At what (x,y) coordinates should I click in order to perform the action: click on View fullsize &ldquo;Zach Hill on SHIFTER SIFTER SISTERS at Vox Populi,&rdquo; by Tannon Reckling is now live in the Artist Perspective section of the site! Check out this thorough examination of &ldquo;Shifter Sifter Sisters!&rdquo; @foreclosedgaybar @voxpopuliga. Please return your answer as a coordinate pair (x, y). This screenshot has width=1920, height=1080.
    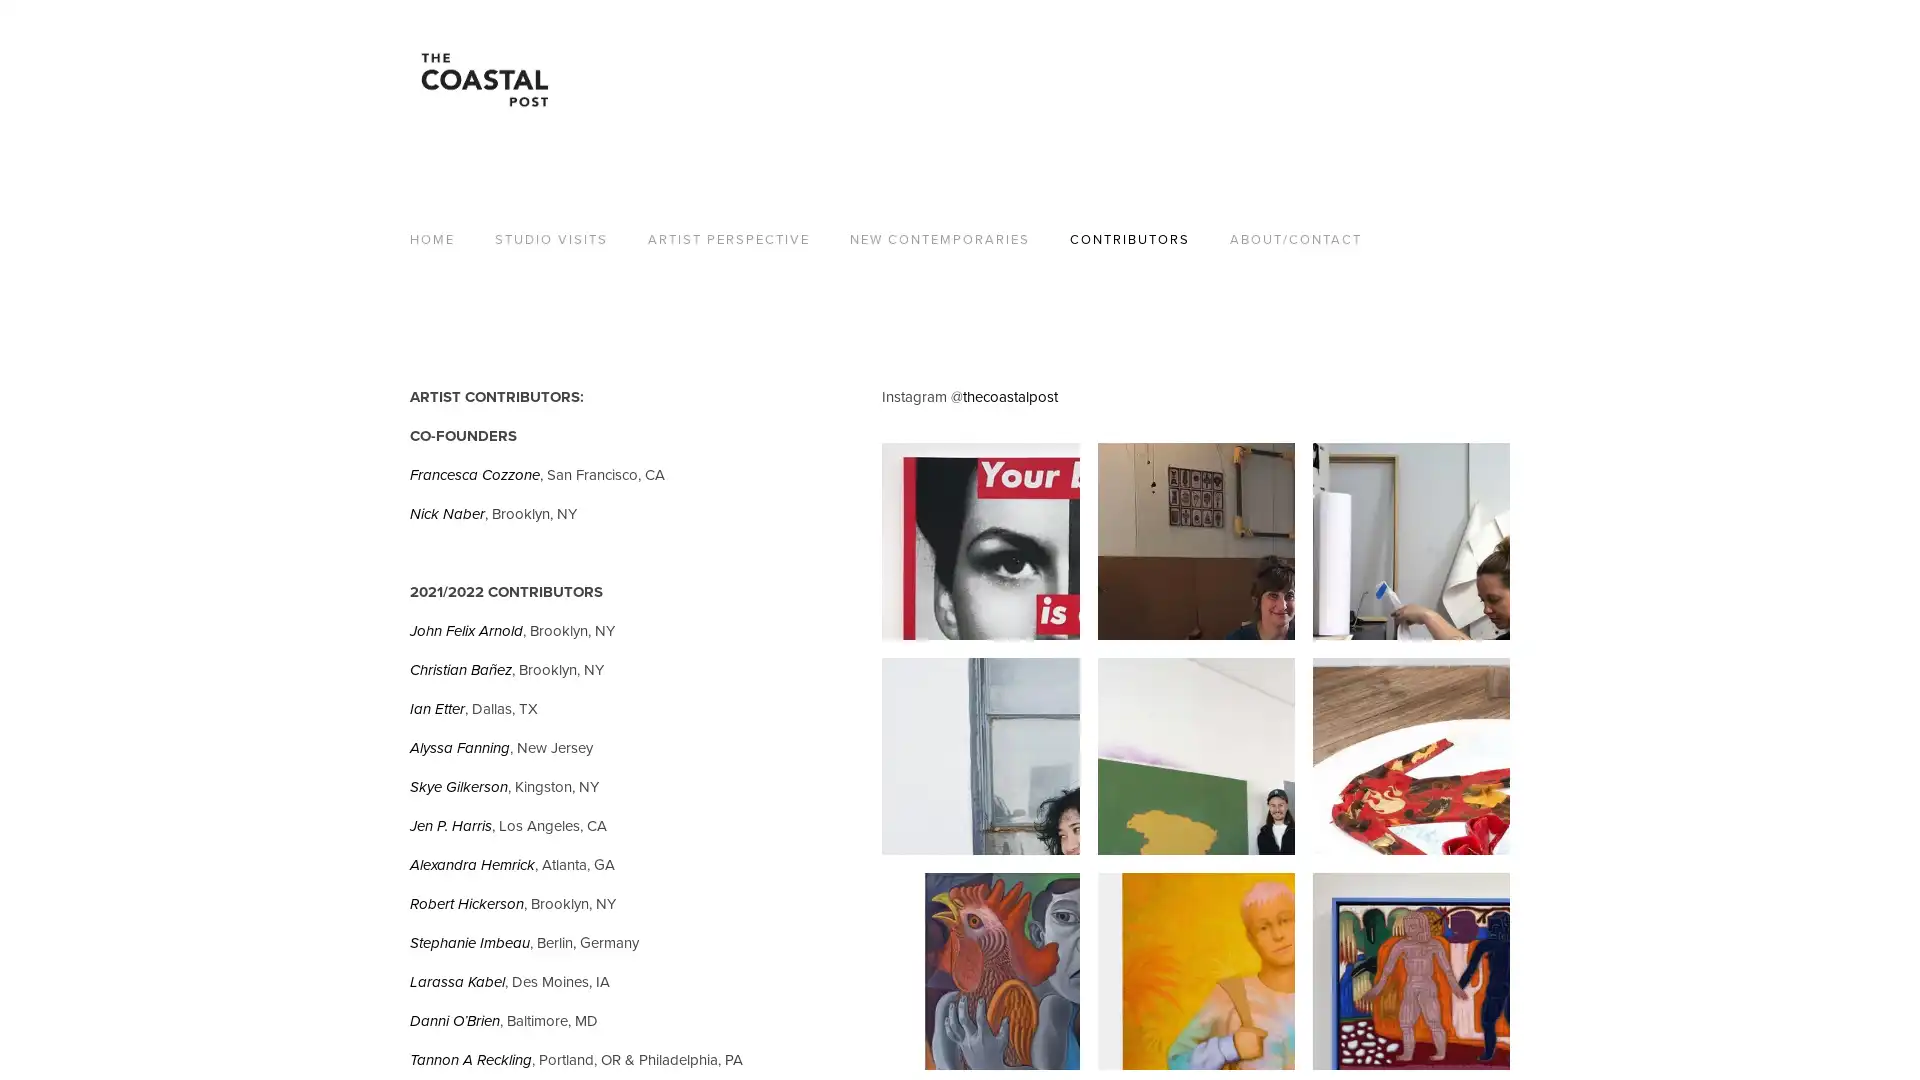
    Looking at the image, I should click on (1409, 756).